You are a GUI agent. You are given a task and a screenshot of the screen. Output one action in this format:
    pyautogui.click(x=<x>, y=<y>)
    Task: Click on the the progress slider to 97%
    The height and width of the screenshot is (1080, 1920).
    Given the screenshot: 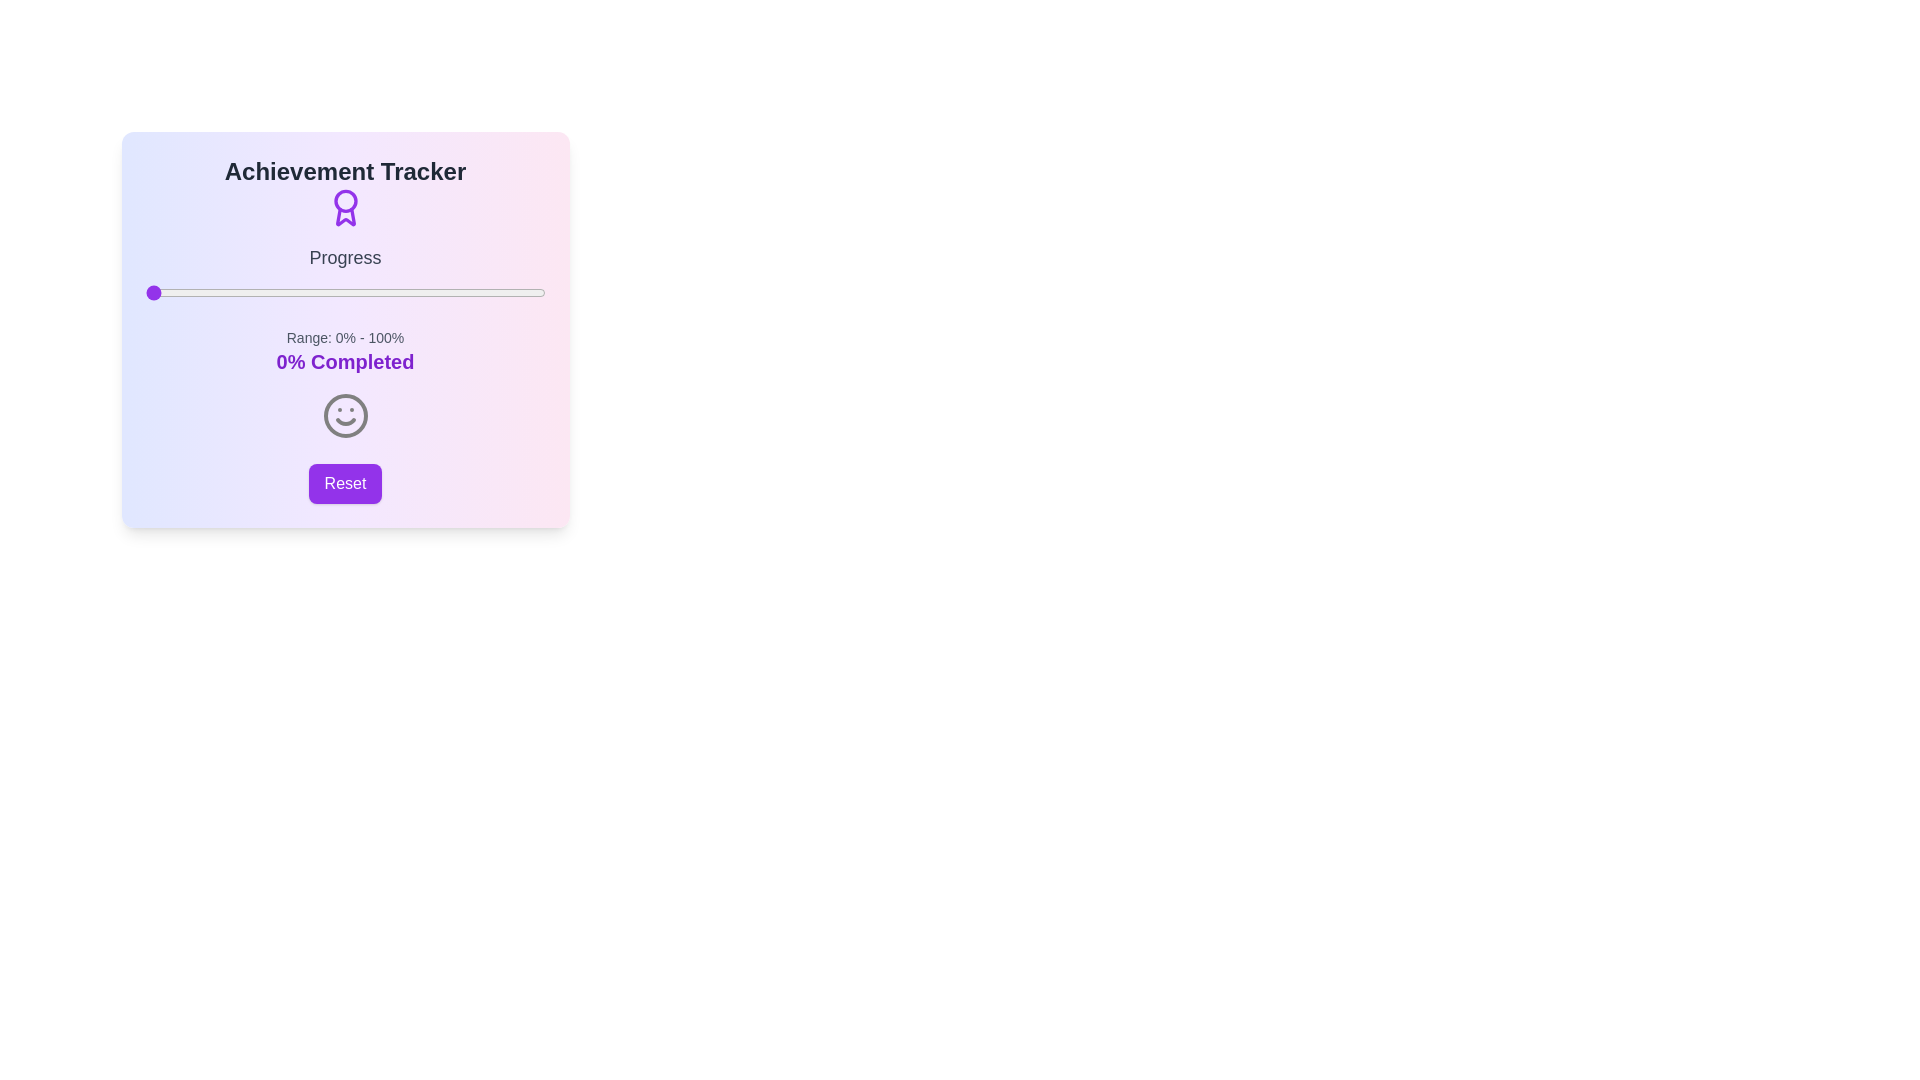 What is the action you would take?
    pyautogui.click(x=533, y=293)
    